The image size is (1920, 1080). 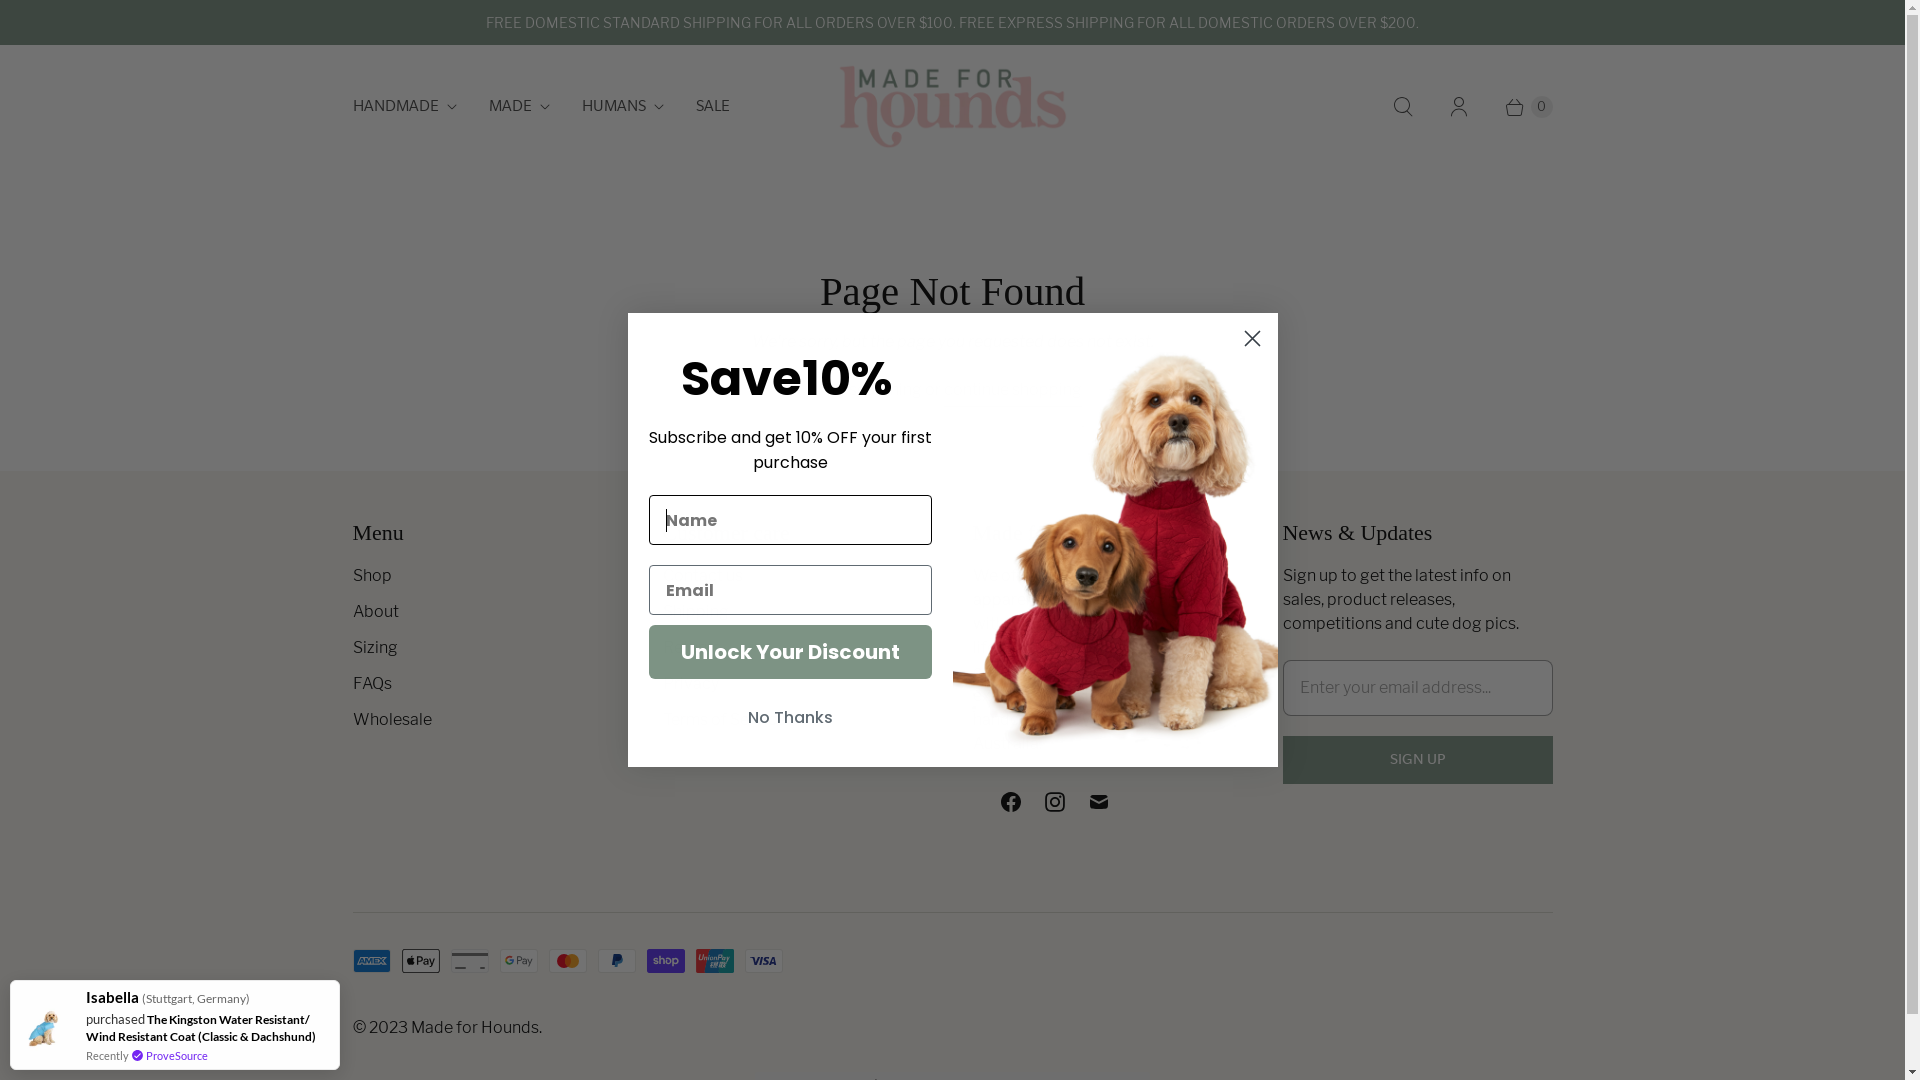 I want to click on 'Sign Up', so click(x=1415, y=759).